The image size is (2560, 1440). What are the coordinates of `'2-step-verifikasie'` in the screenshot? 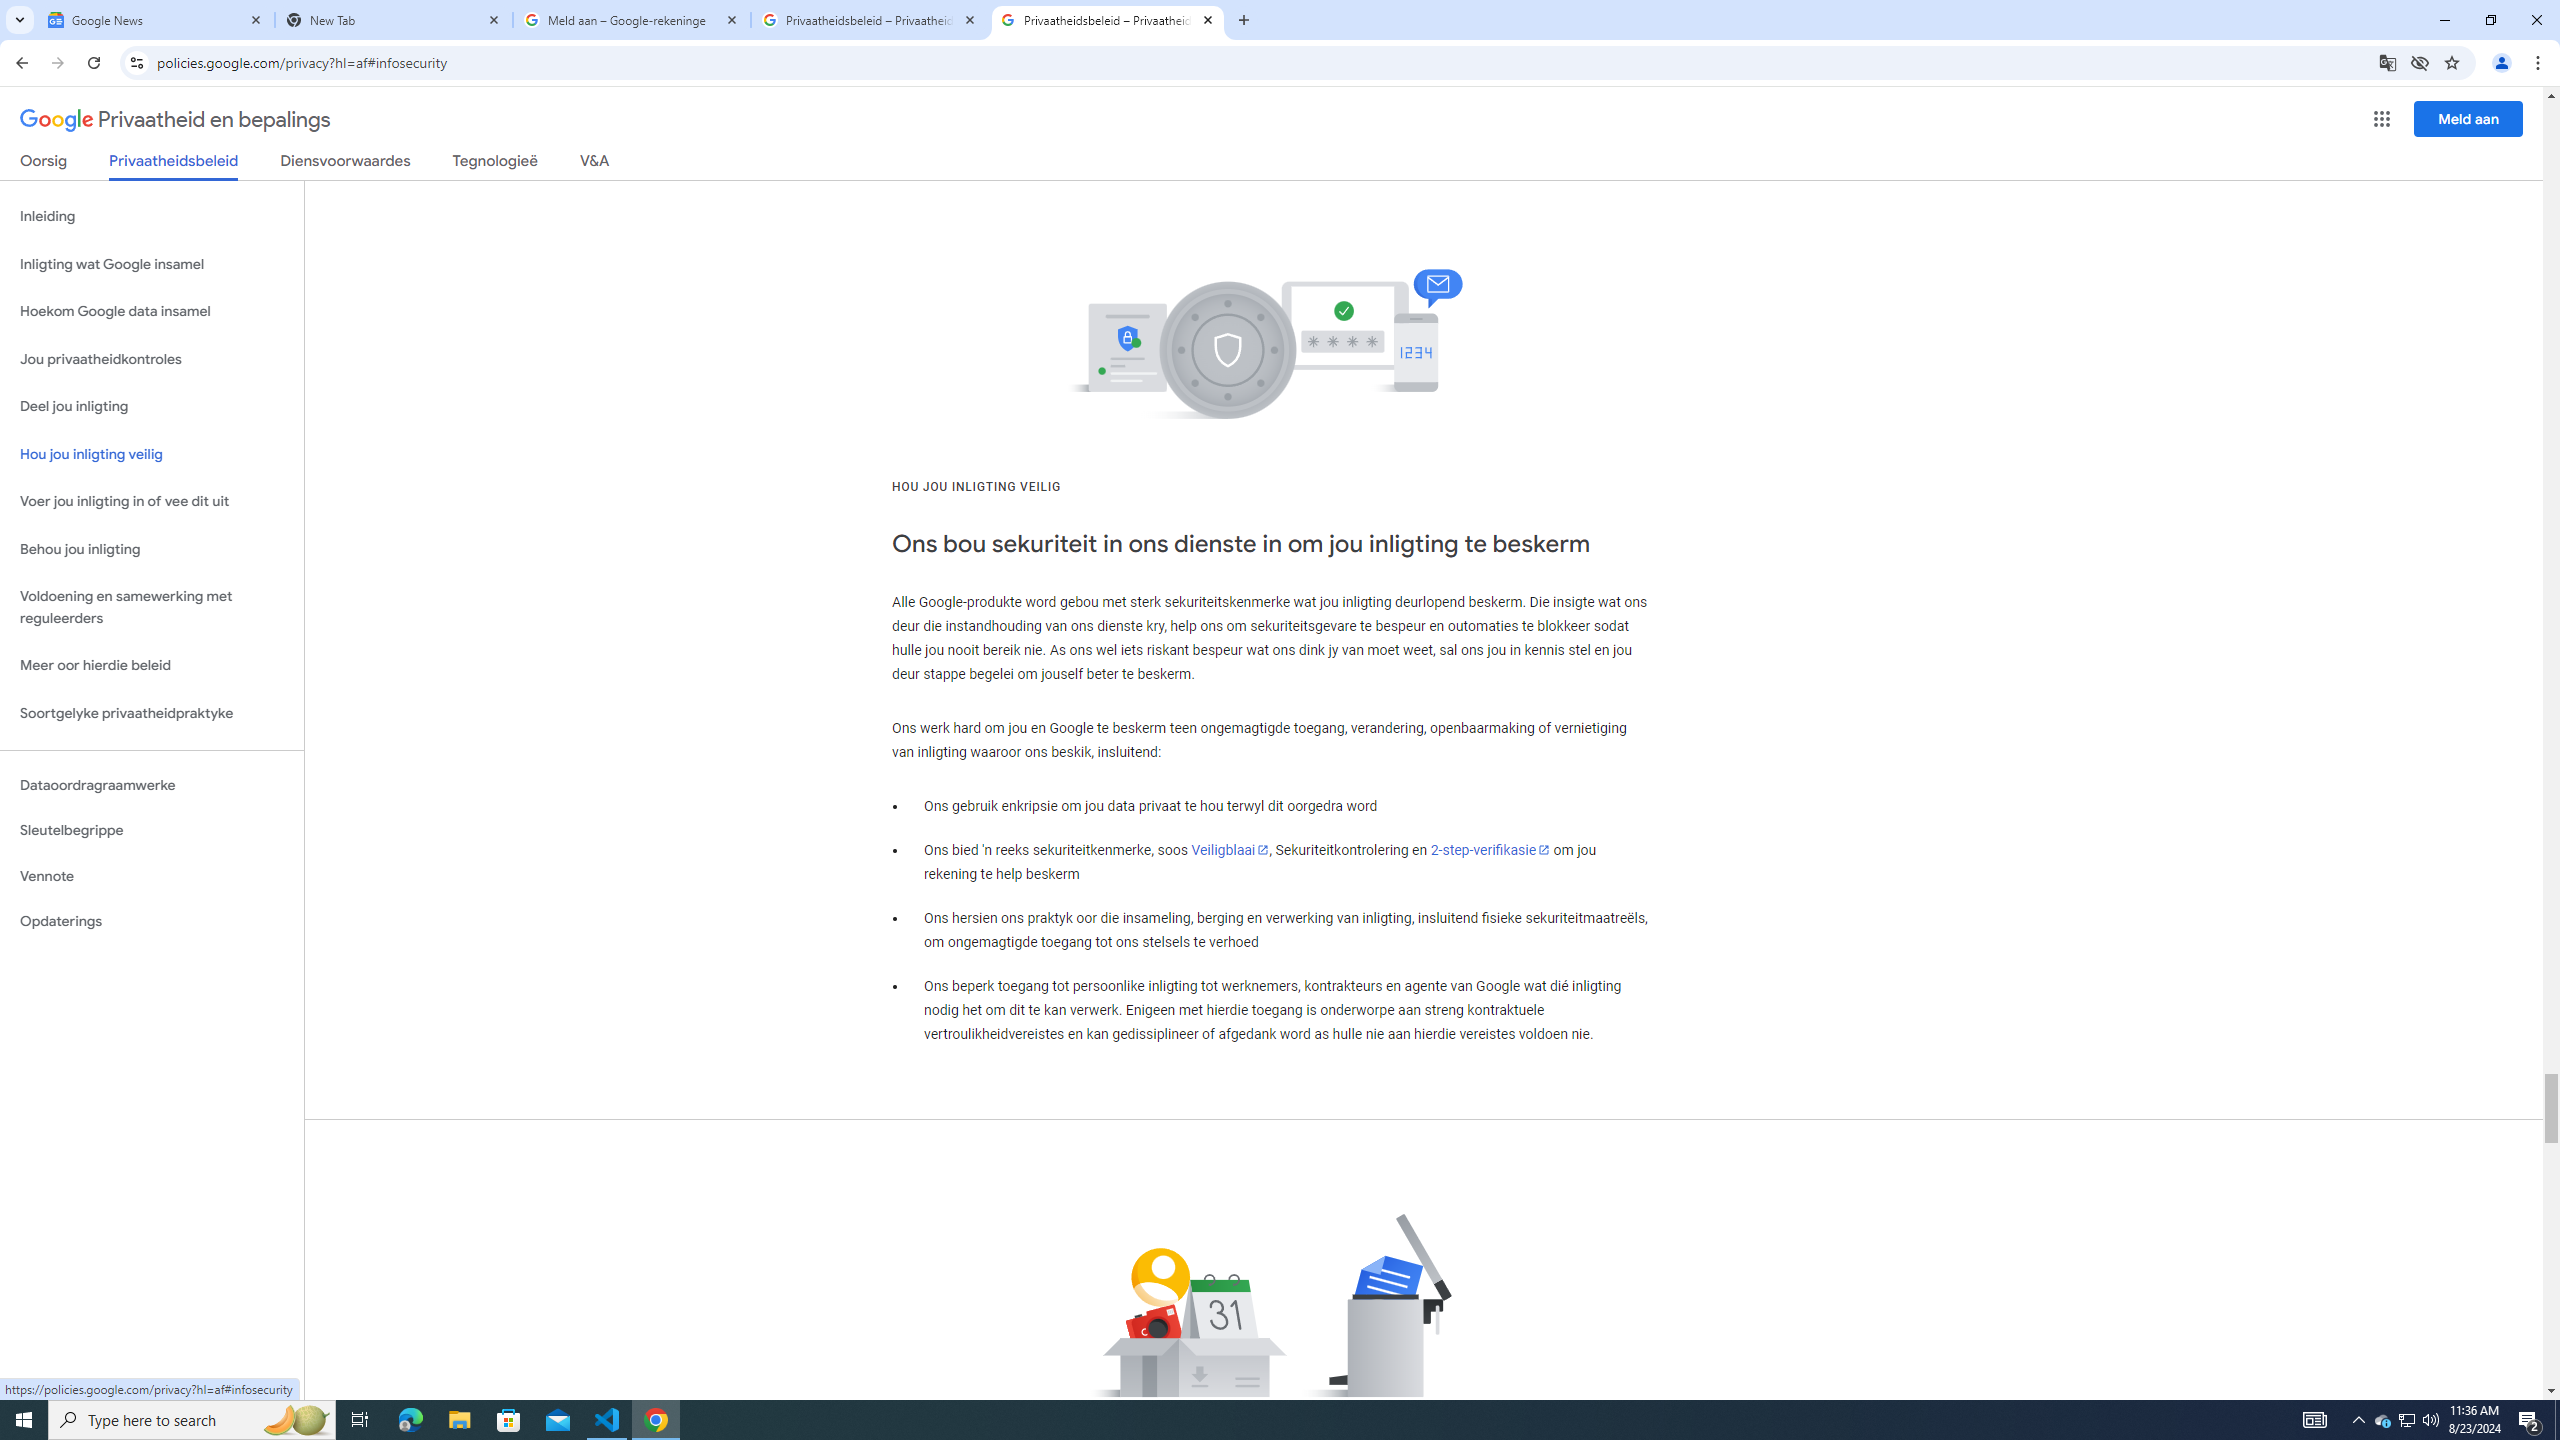 It's located at (1491, 850).